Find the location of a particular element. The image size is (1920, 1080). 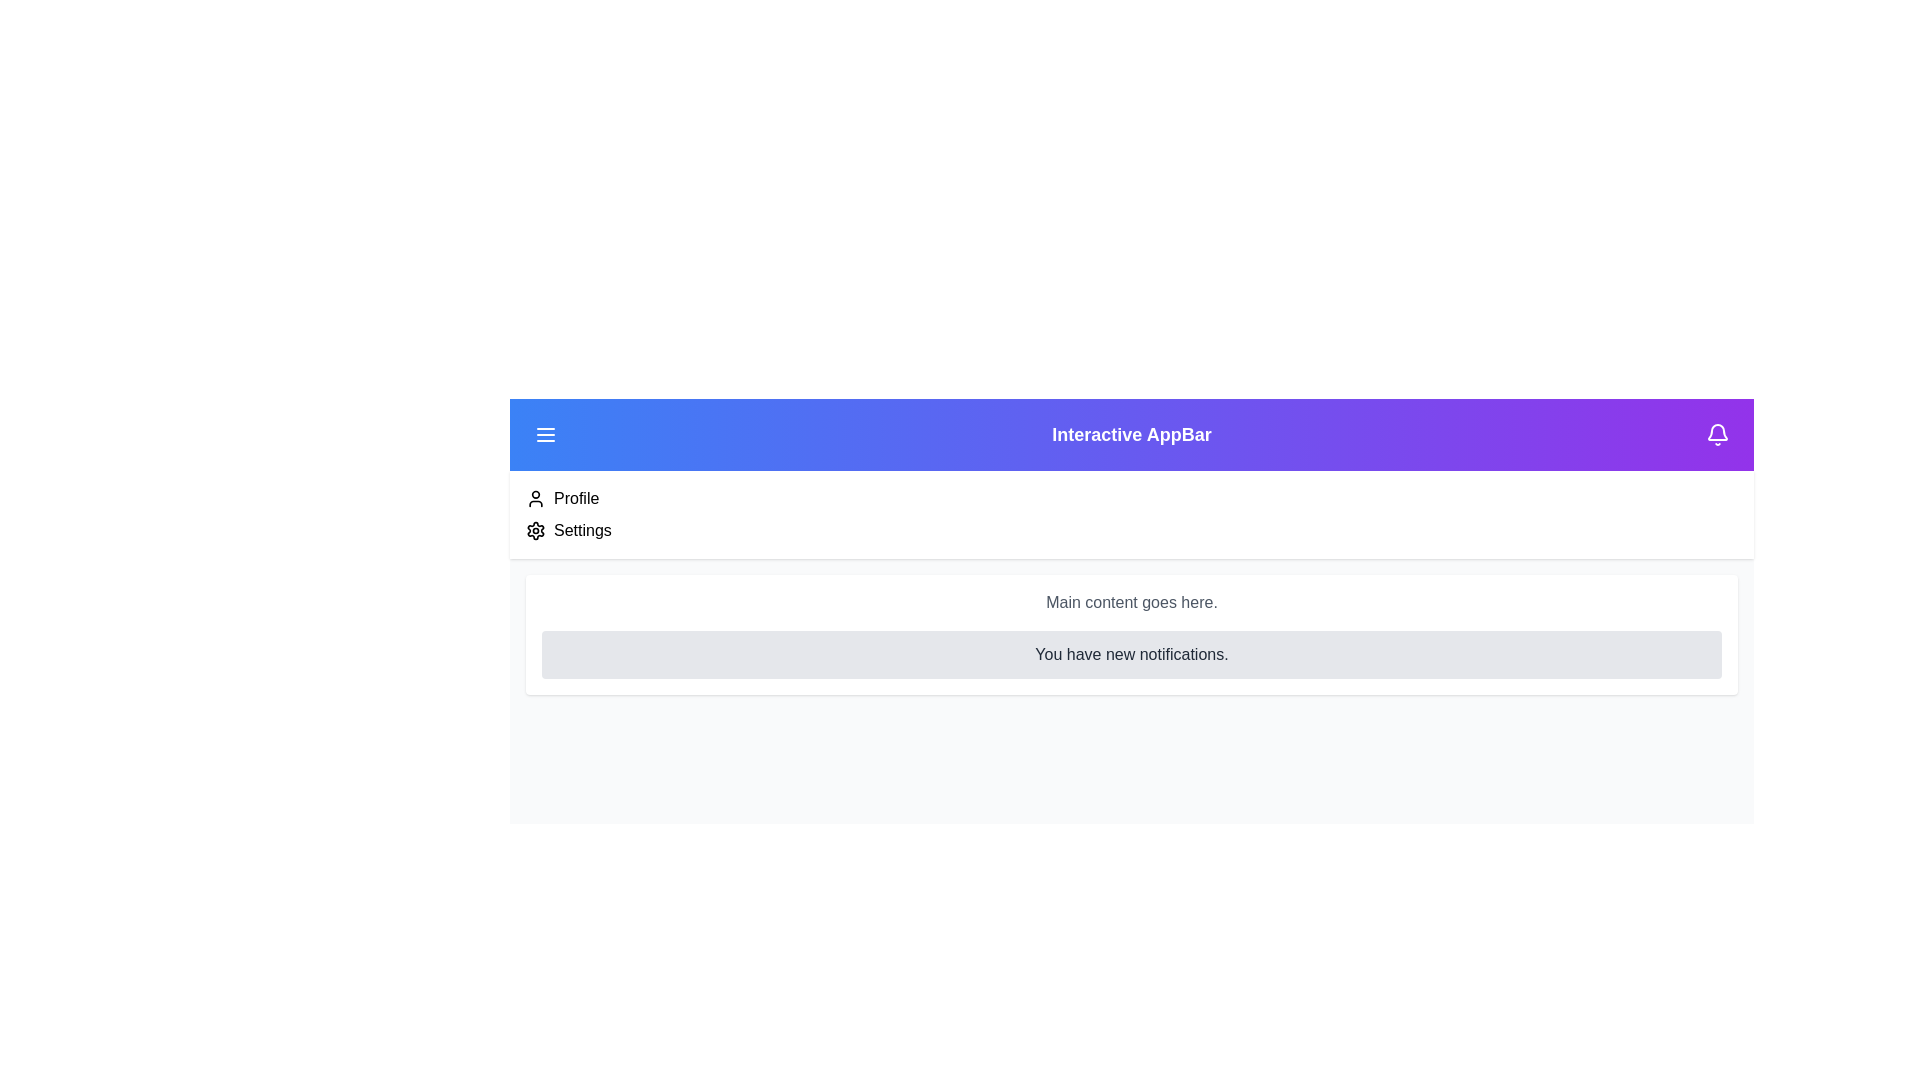

the 'Settings' option in the menu is located at coordinates (580, 530).